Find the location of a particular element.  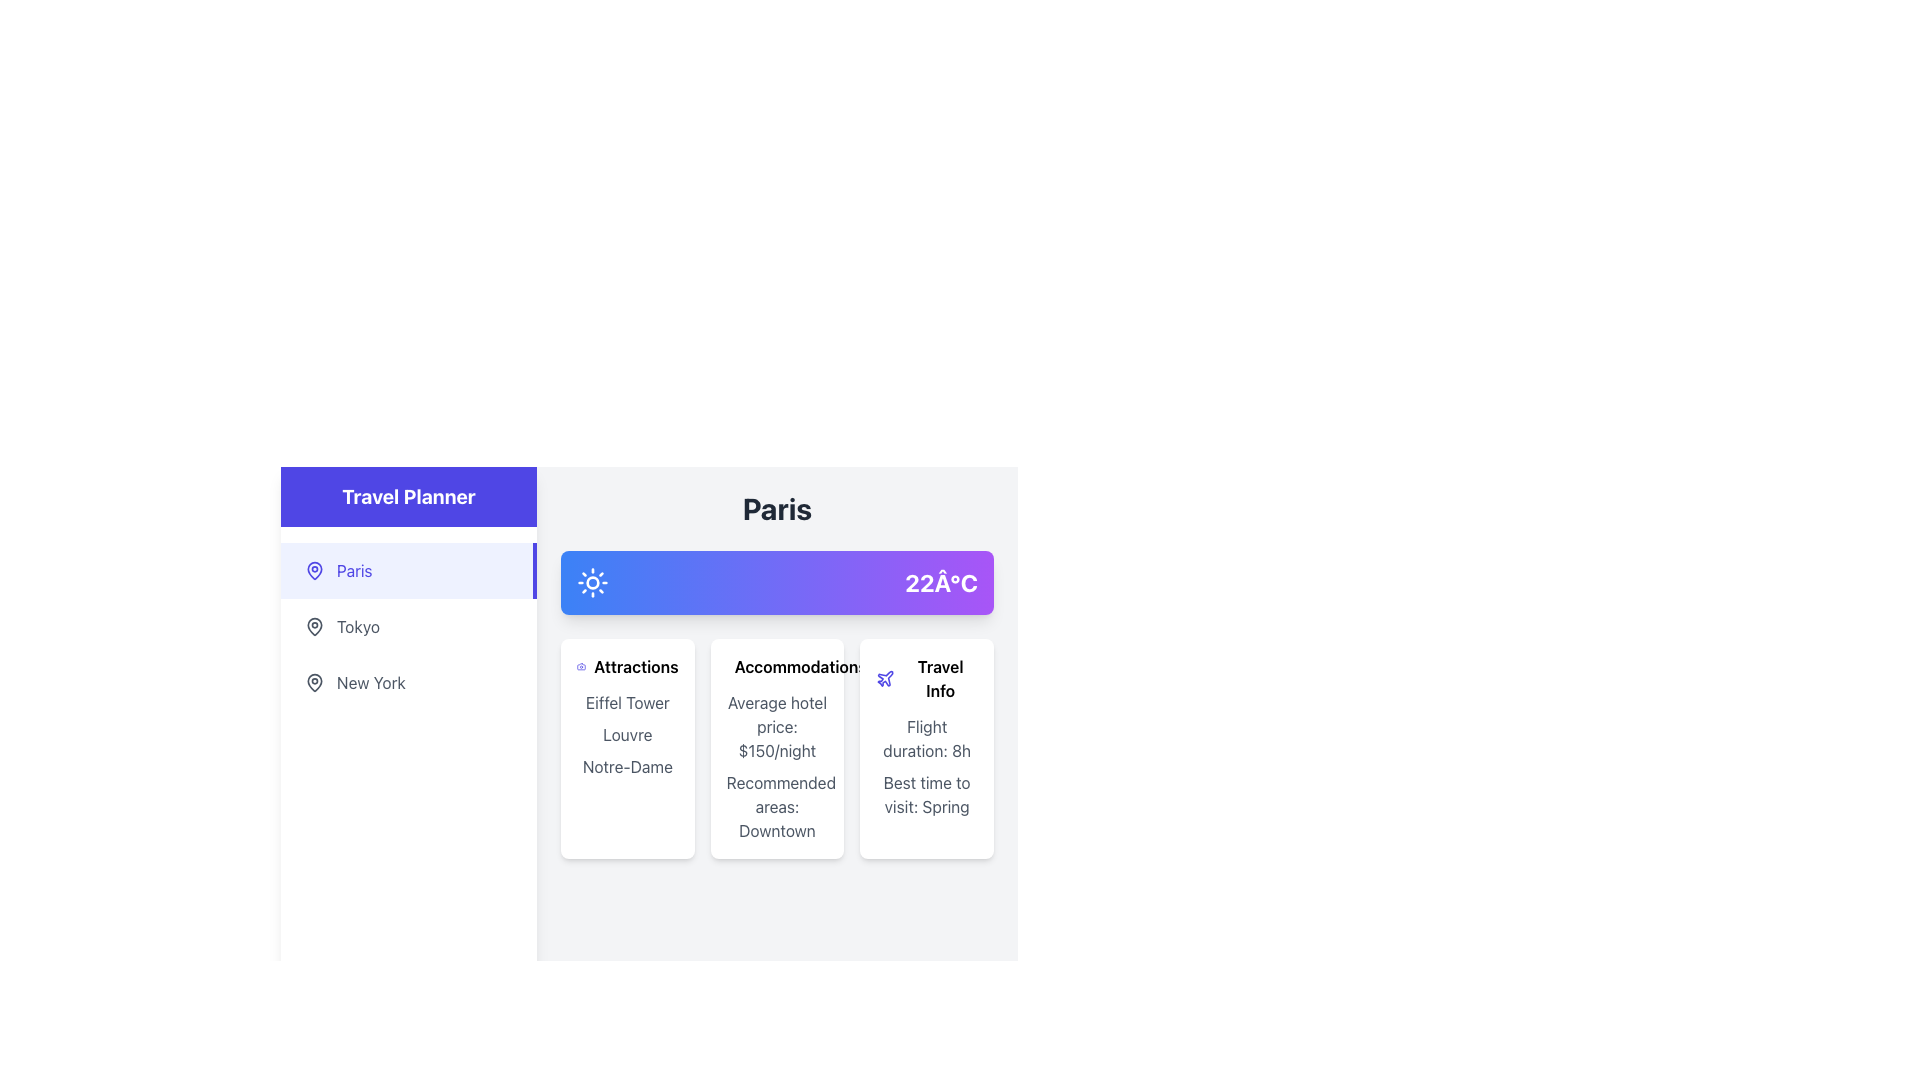

the interactive menu item located between 'Paris' and 'New York' is located at coordinates (407, 626).